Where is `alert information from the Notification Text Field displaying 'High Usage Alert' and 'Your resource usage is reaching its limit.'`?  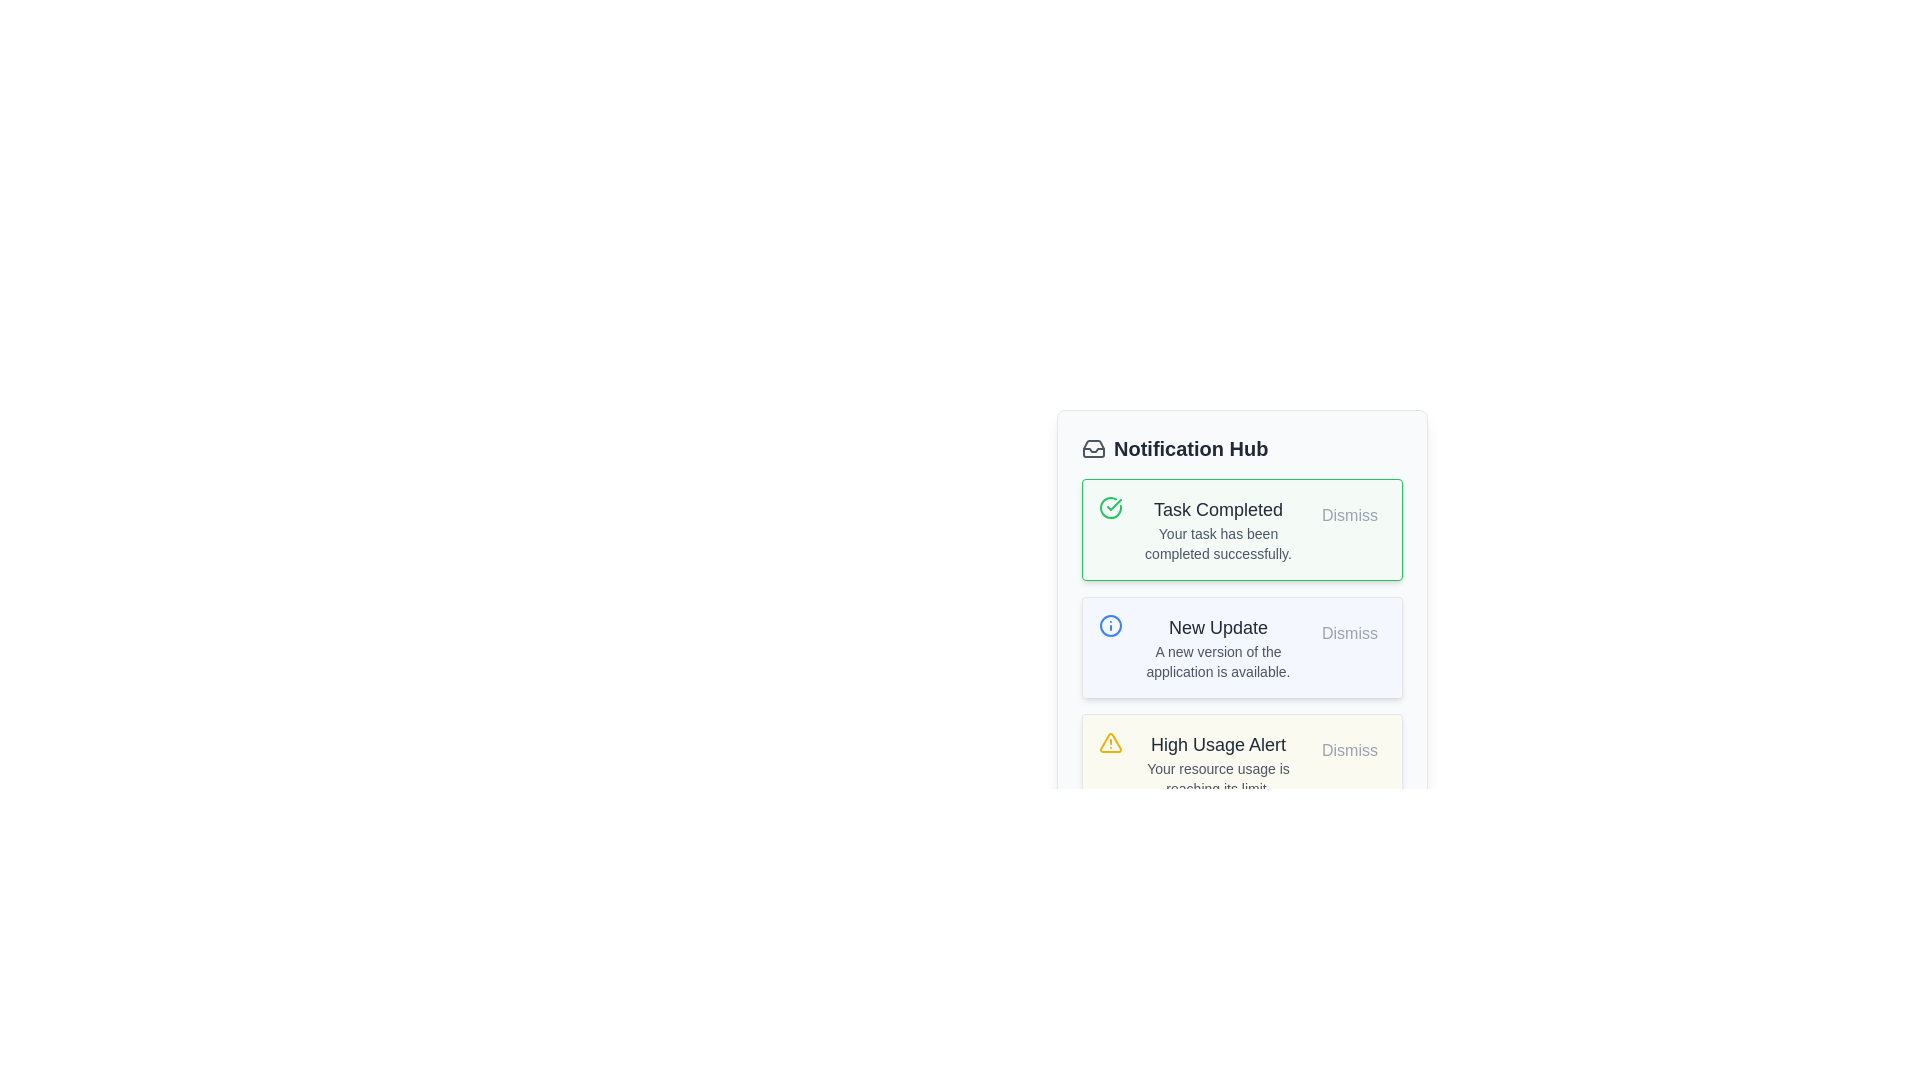 alert information from the Notification Text Field displaying 'High Usage Alert' and 'Your resource usage is reaching its limit.' is located at coordinates (1217, 764).